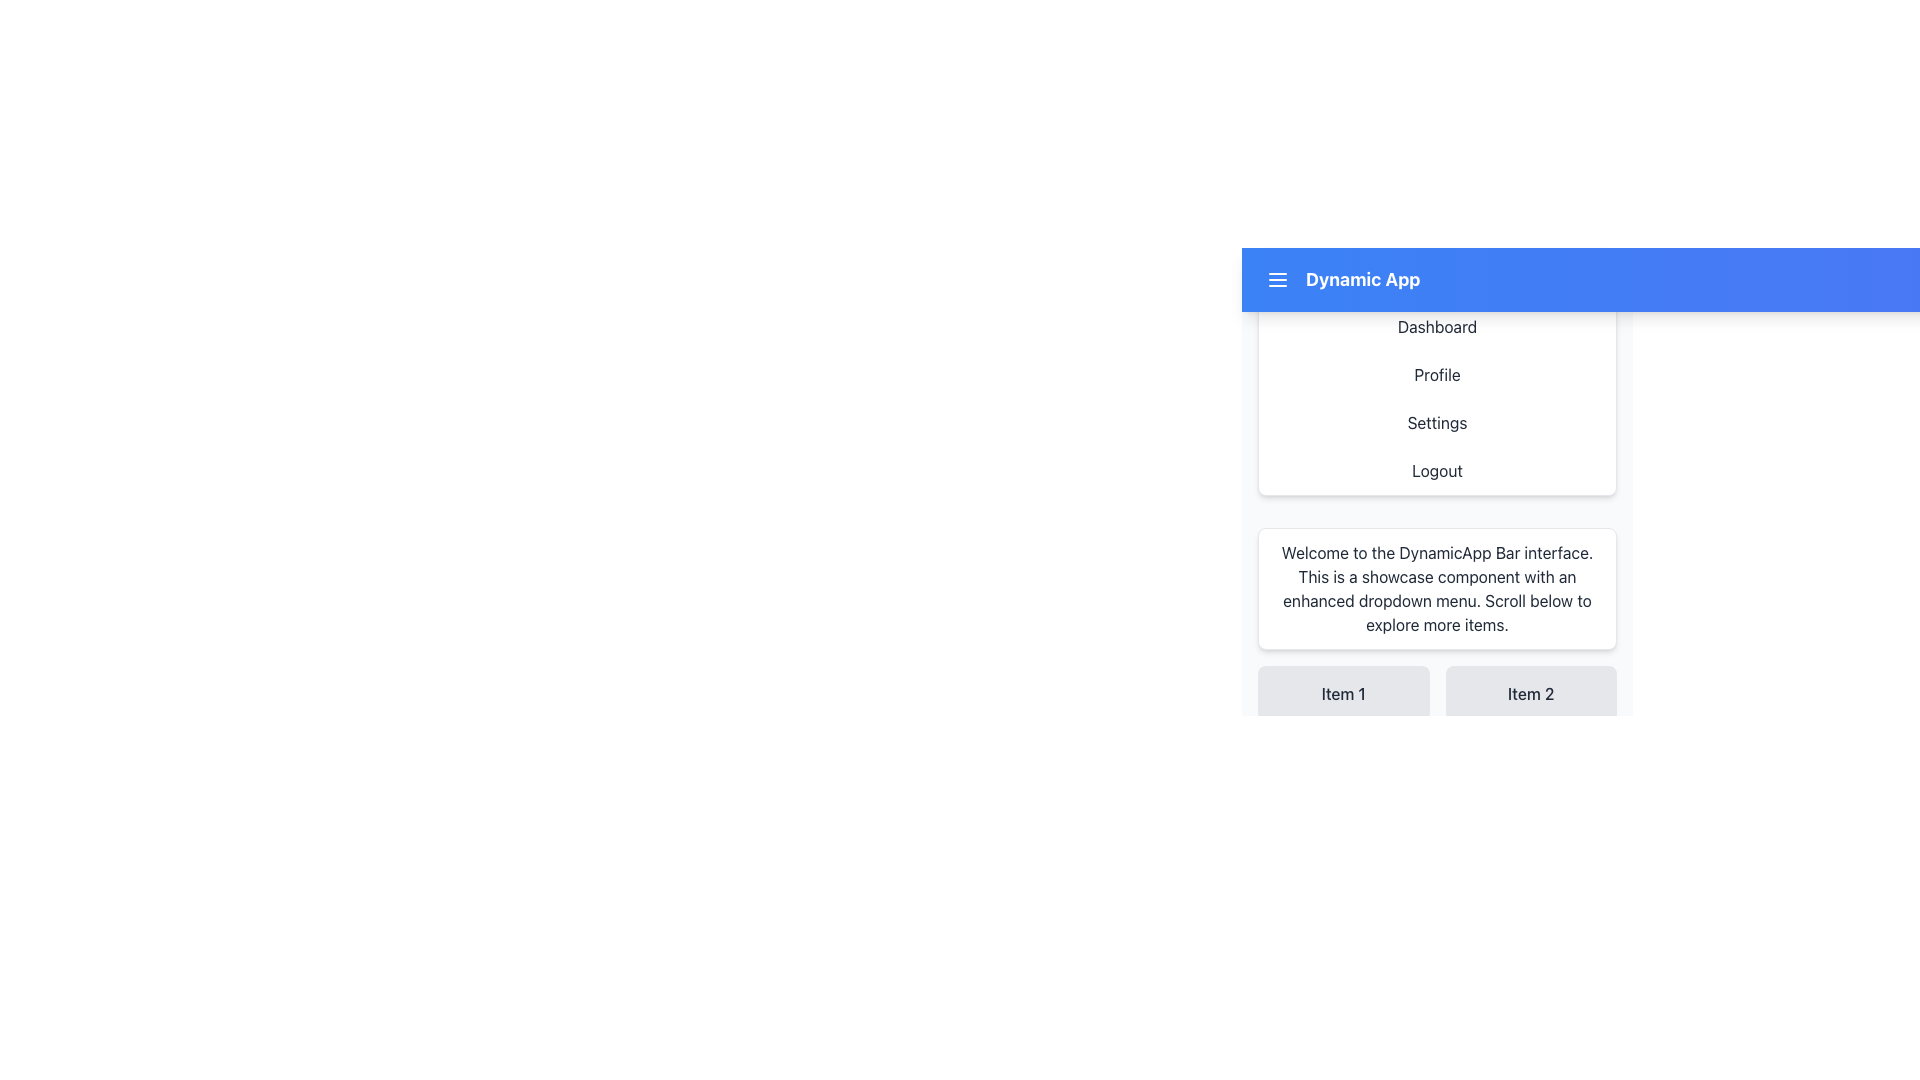  What do you see at coordinates (1436, 588) in the screenshot?
I see `informational text block located centrally above the grid of items, which welcomes users and guides them to explore the dropdown menu and additional items below` at bounding box center [1436, 588].